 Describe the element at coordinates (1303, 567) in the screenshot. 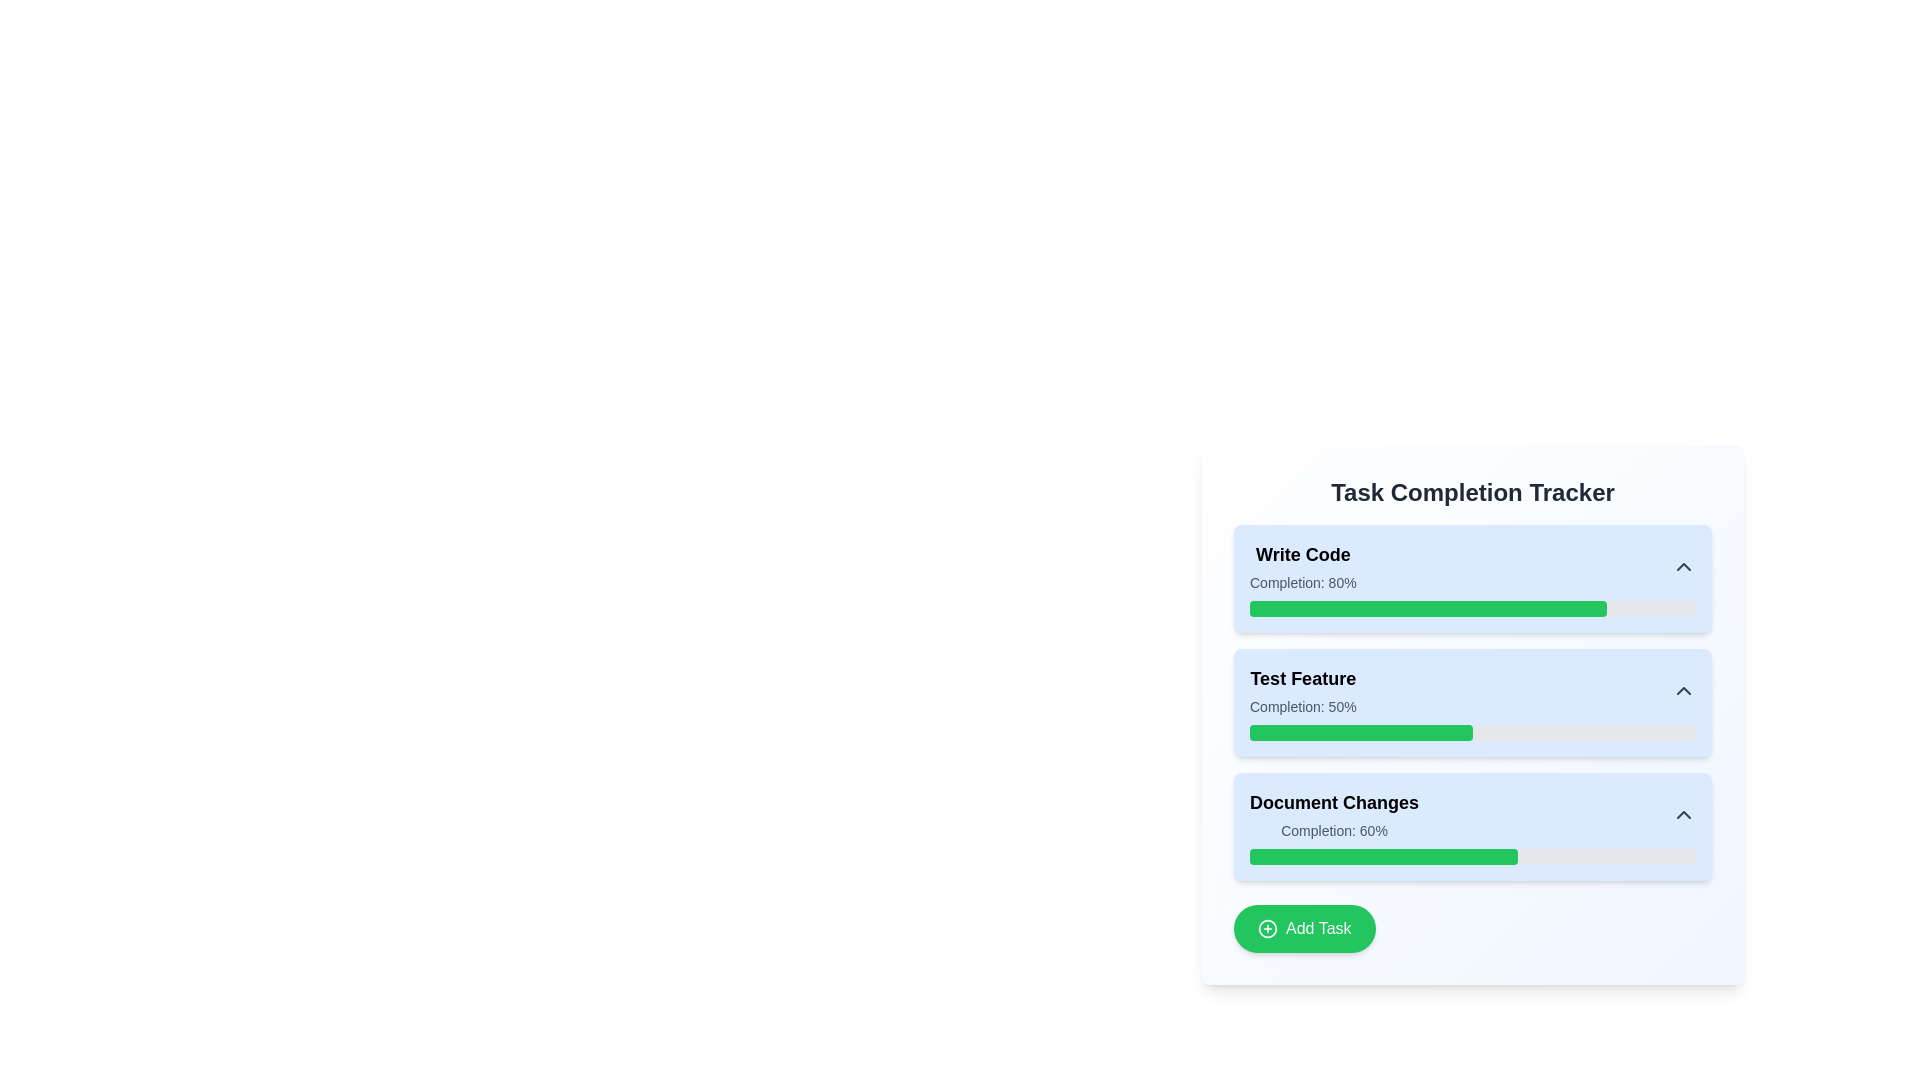

I see `the text-based status display component labeled 'Write Code'` at that location.